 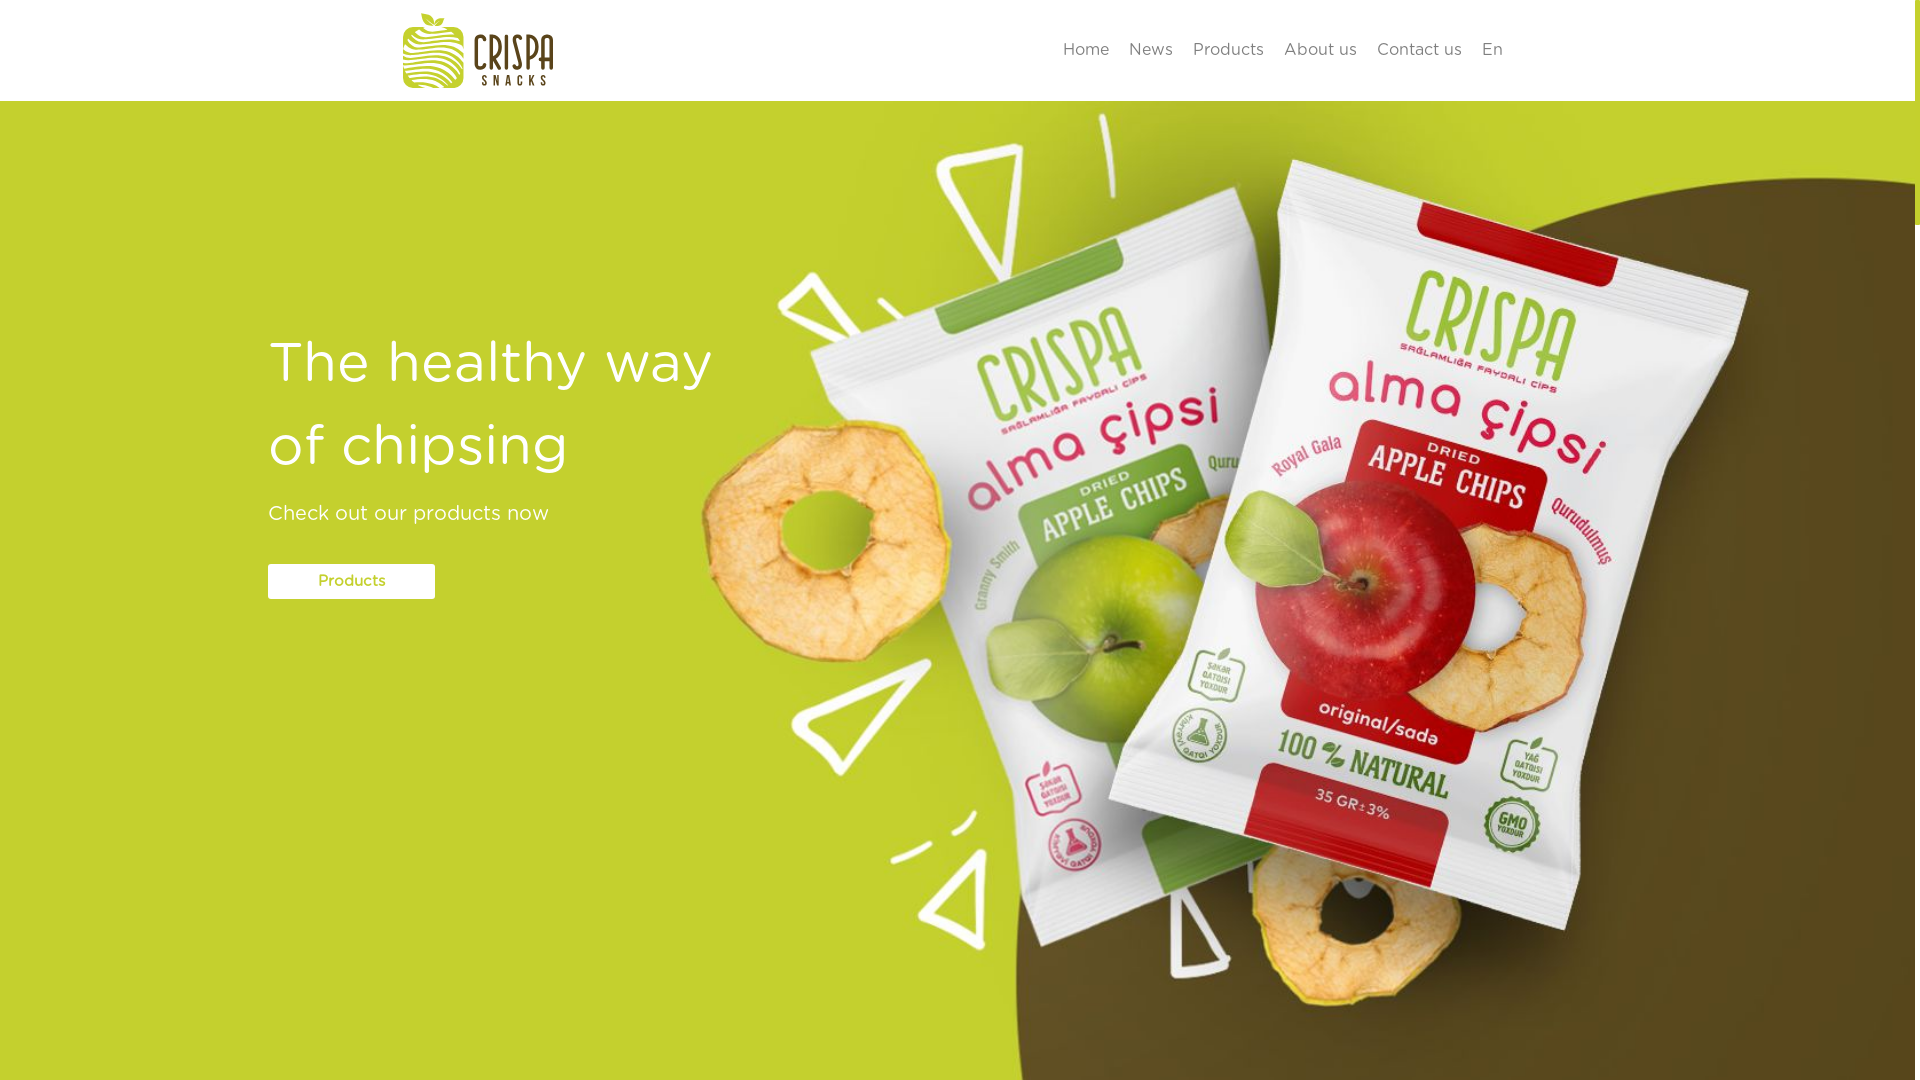 I want to click on 'En', so click(x=1472, y=49).